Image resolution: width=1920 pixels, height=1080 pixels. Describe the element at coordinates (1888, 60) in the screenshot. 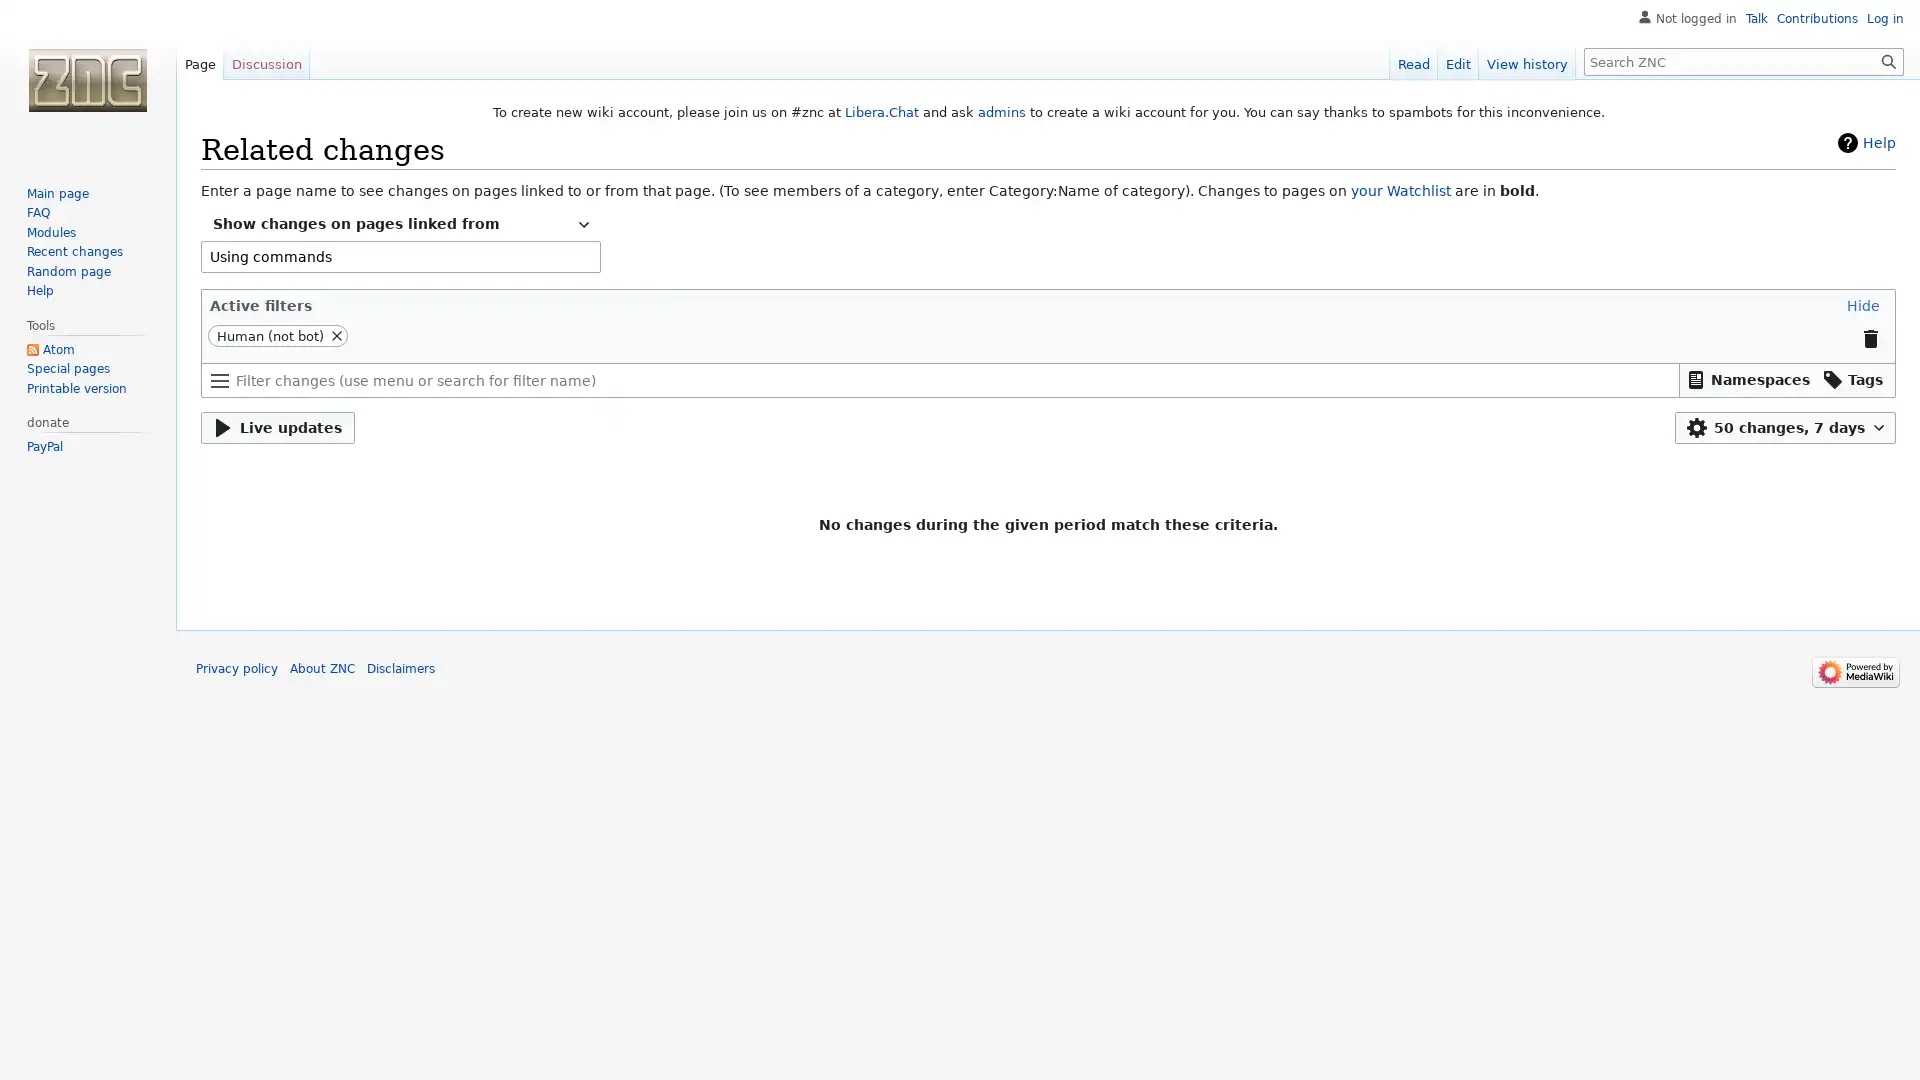

I see `Search` at that location.